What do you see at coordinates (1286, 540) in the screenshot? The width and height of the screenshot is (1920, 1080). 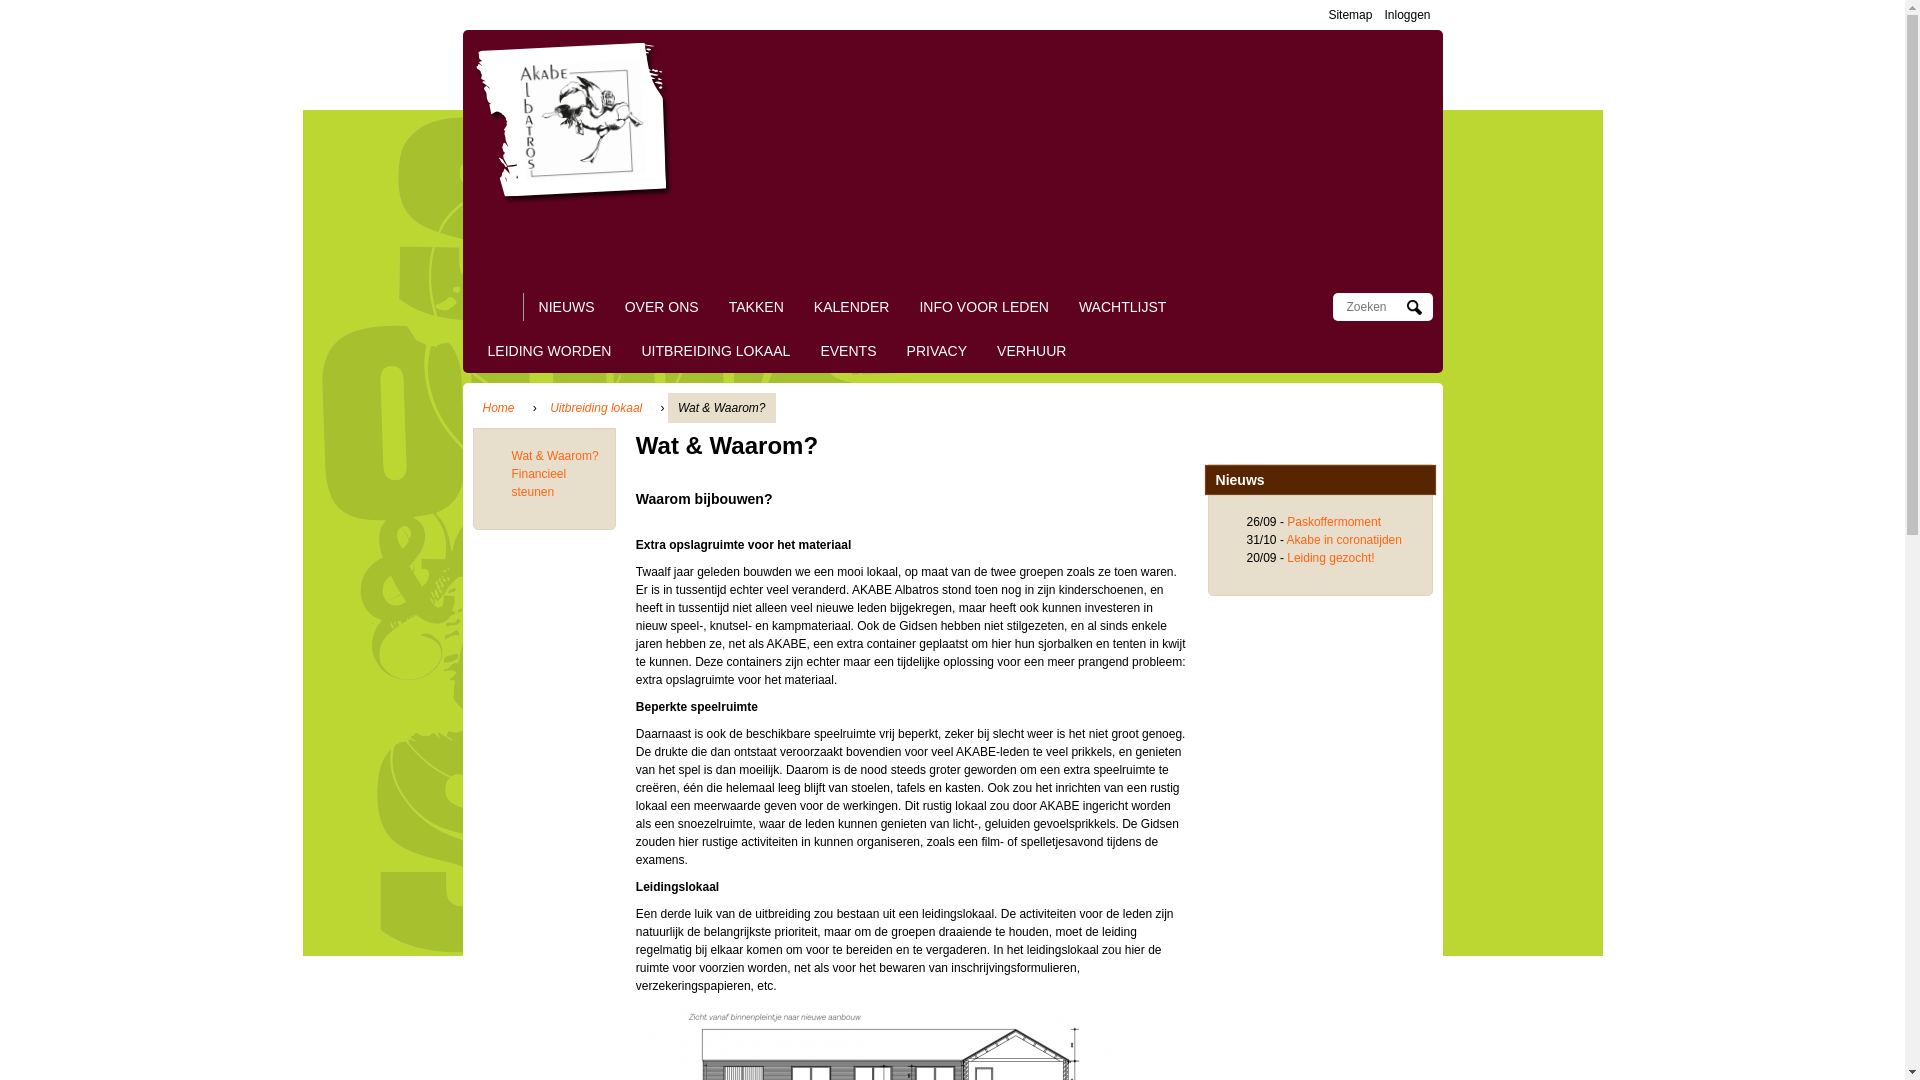 I see `'Akabe in coronatijden'` at bounding box center [1286, 540].